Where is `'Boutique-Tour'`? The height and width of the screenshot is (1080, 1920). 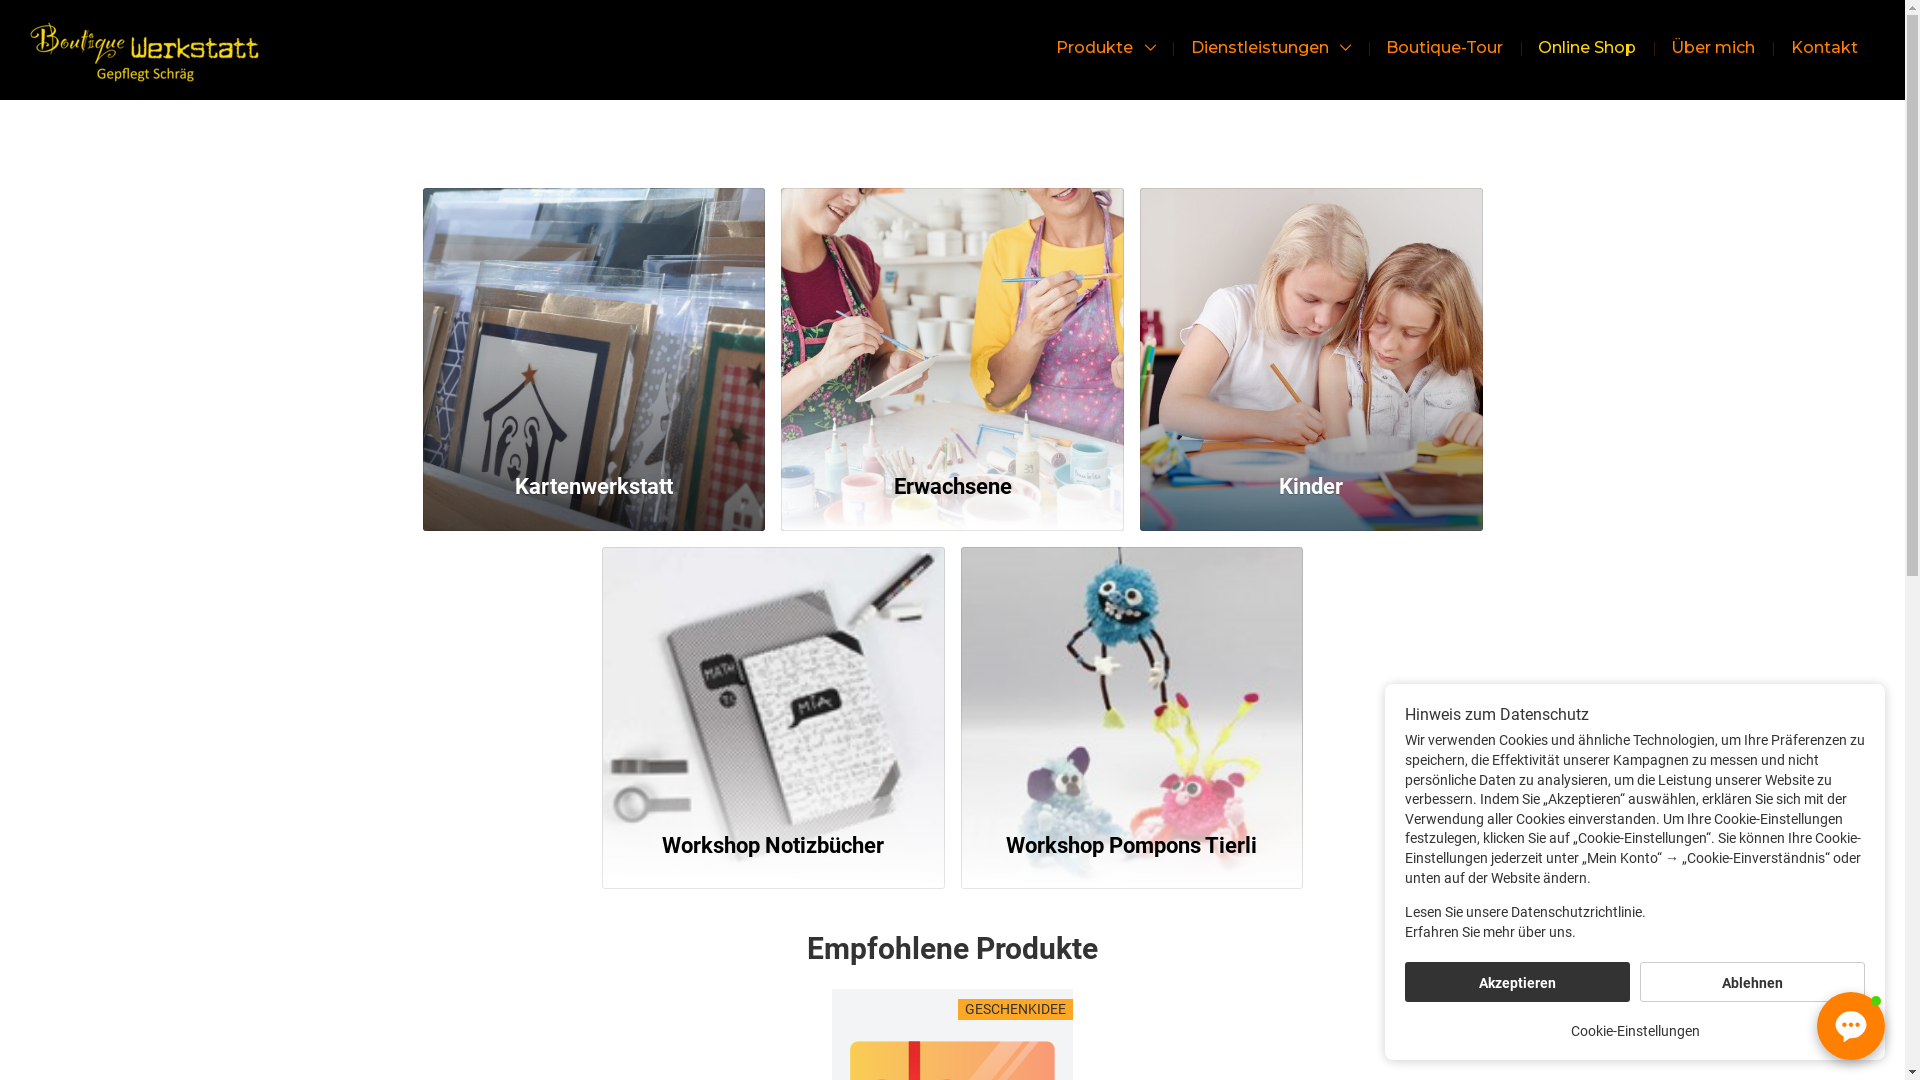 'Boutique-Tour' is located at coordinates (1444, 47).